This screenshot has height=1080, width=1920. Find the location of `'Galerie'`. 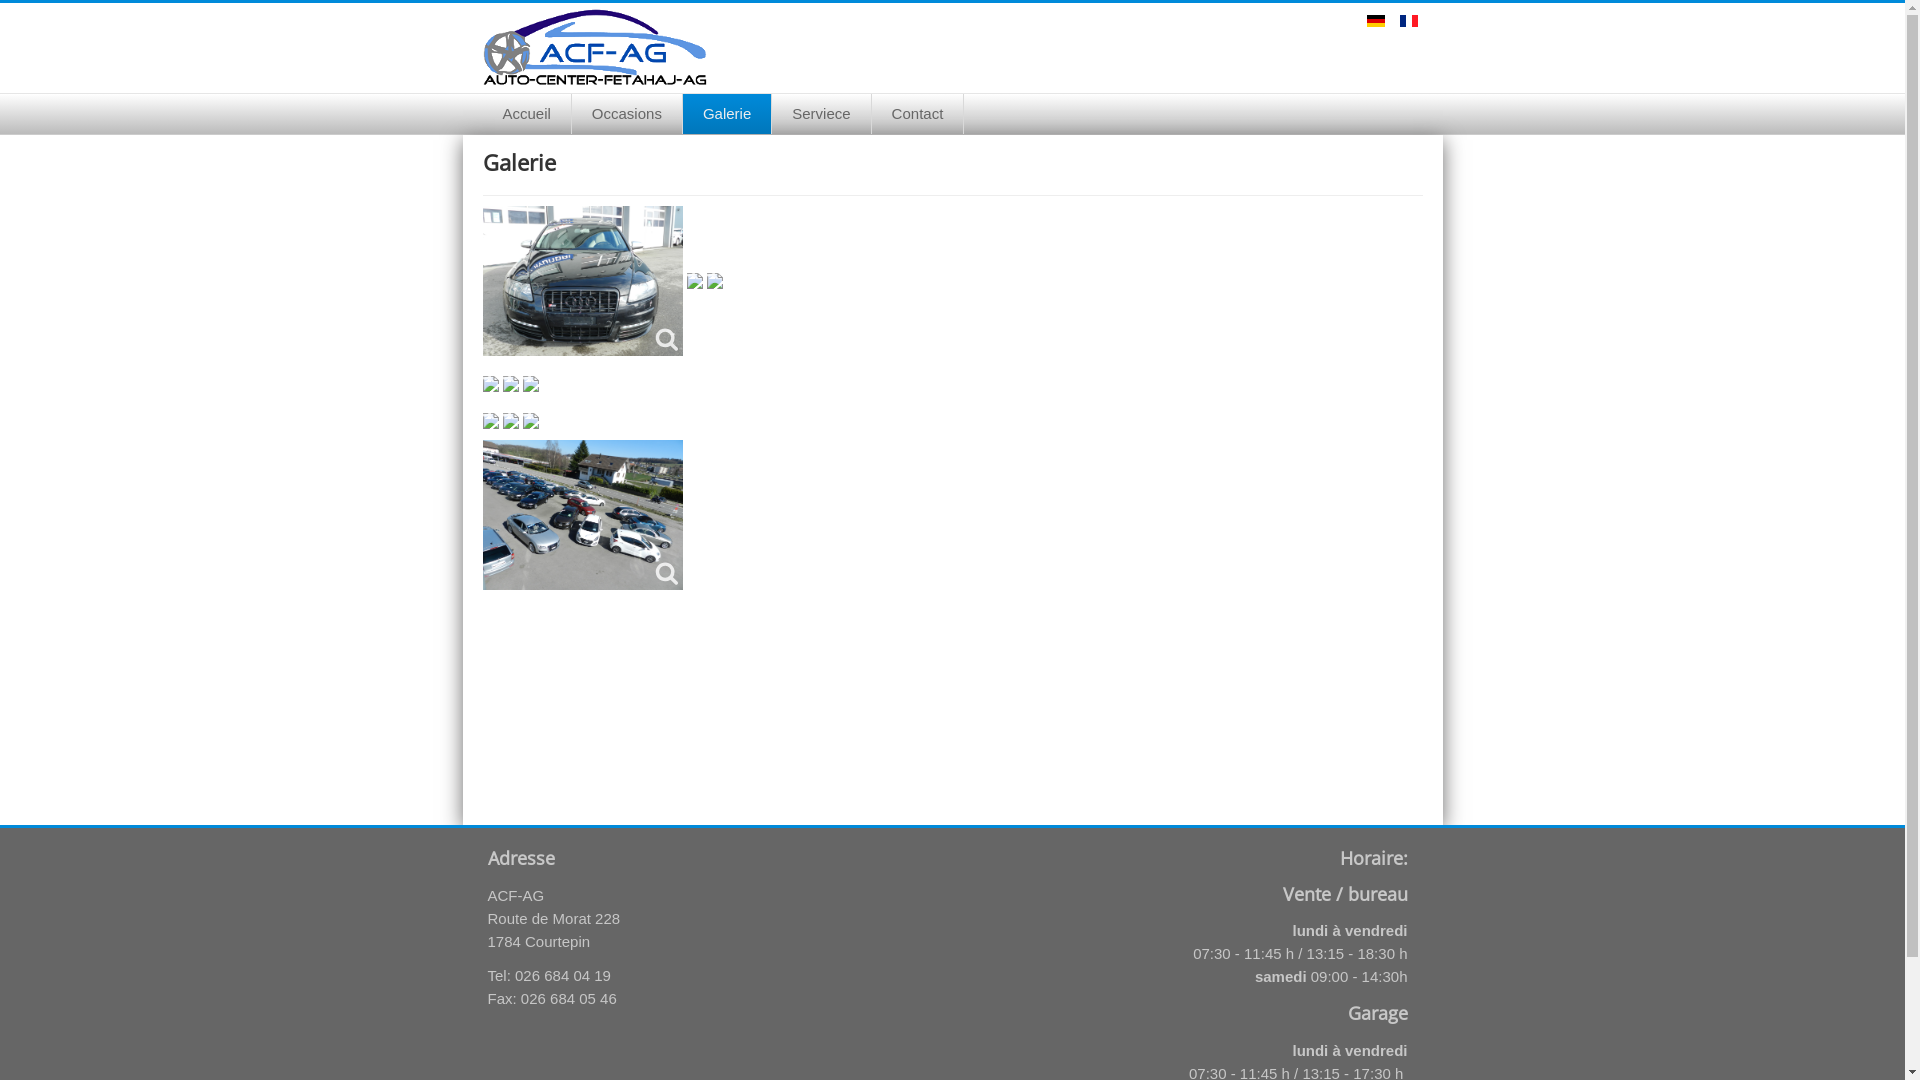

'Galerie' is located at coordinates (682, 114).